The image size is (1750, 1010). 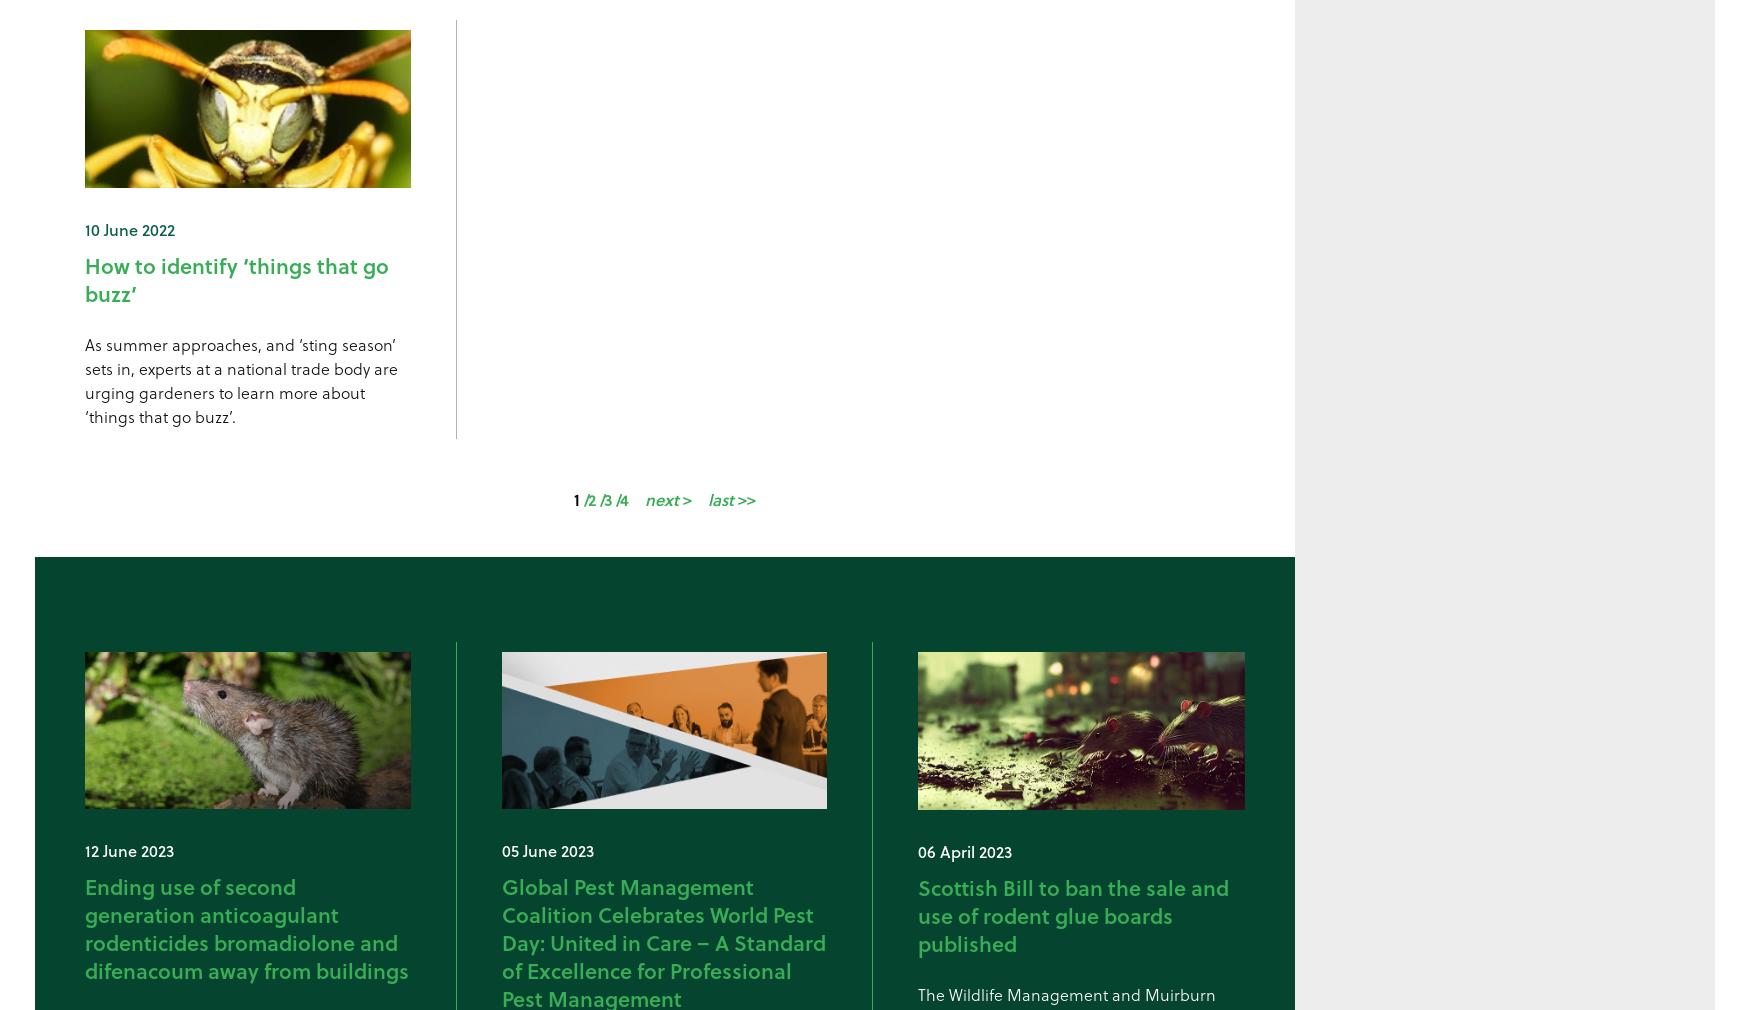 What do you see at coordinates (747, 498) in the screenshot?
I see `'>>'` at bounding box center [747, 498].